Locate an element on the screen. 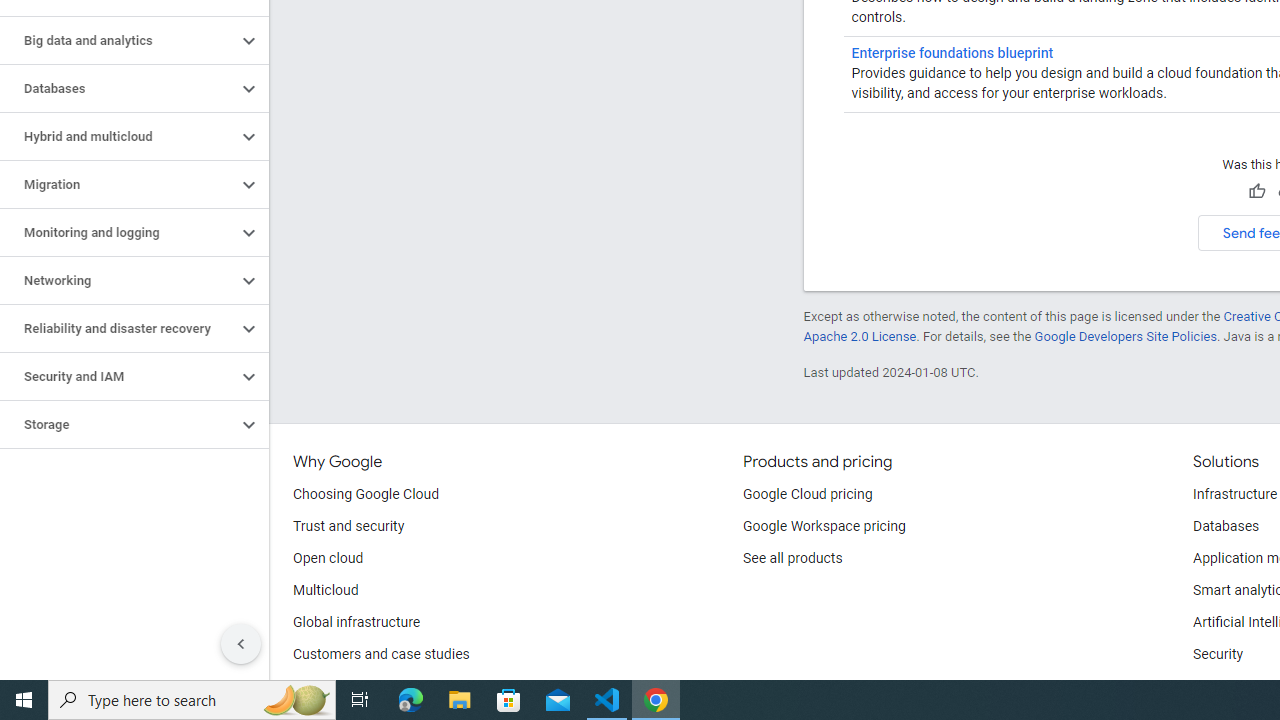 This screenshot has height=720, width=1280. 'Global infrastructure' is located at coordinates (357, 622).